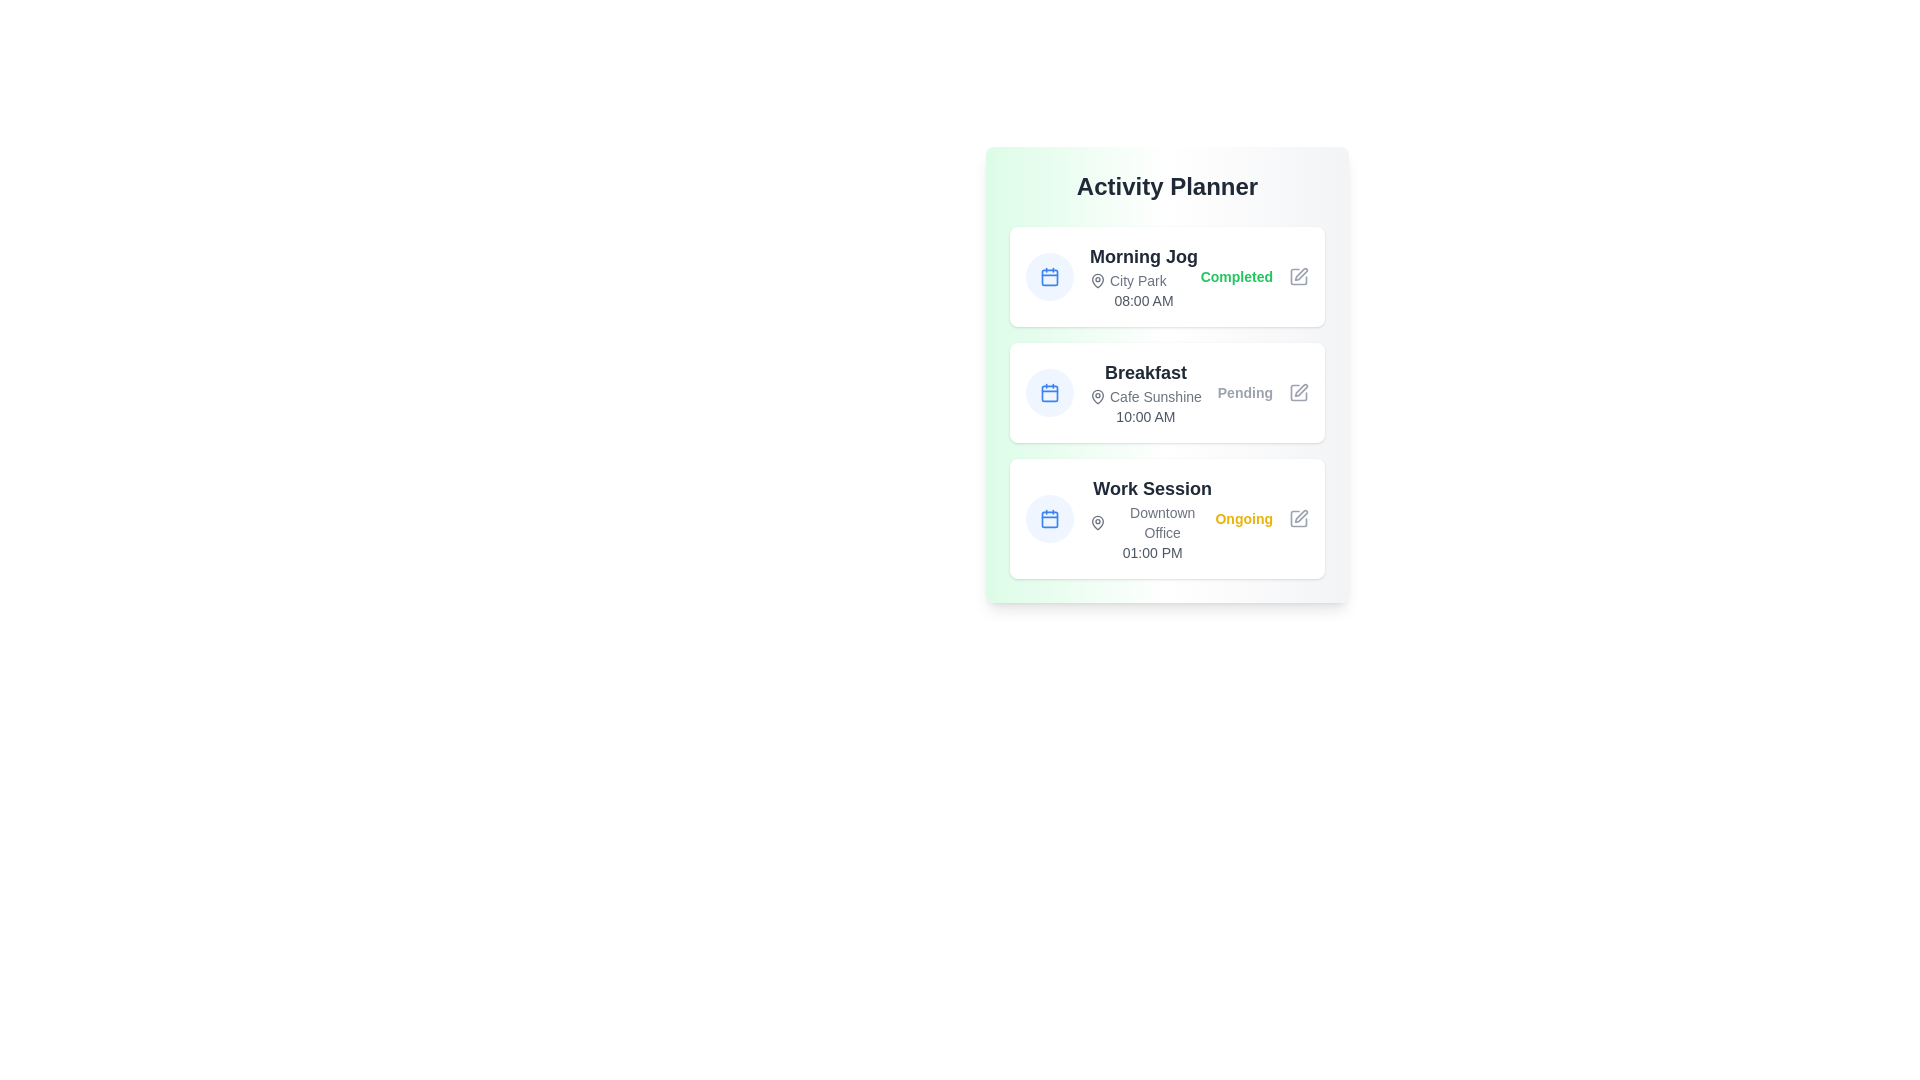 This screenshot has height=1080, width=1920. I want to click on the upper portion of the location marker icon, which is styled with a thin, rounded outline and is located to the left of the text 'Downtown Office' in the 'Work Session' item of the 'Activity Planner' interface, so click(1097, 396).